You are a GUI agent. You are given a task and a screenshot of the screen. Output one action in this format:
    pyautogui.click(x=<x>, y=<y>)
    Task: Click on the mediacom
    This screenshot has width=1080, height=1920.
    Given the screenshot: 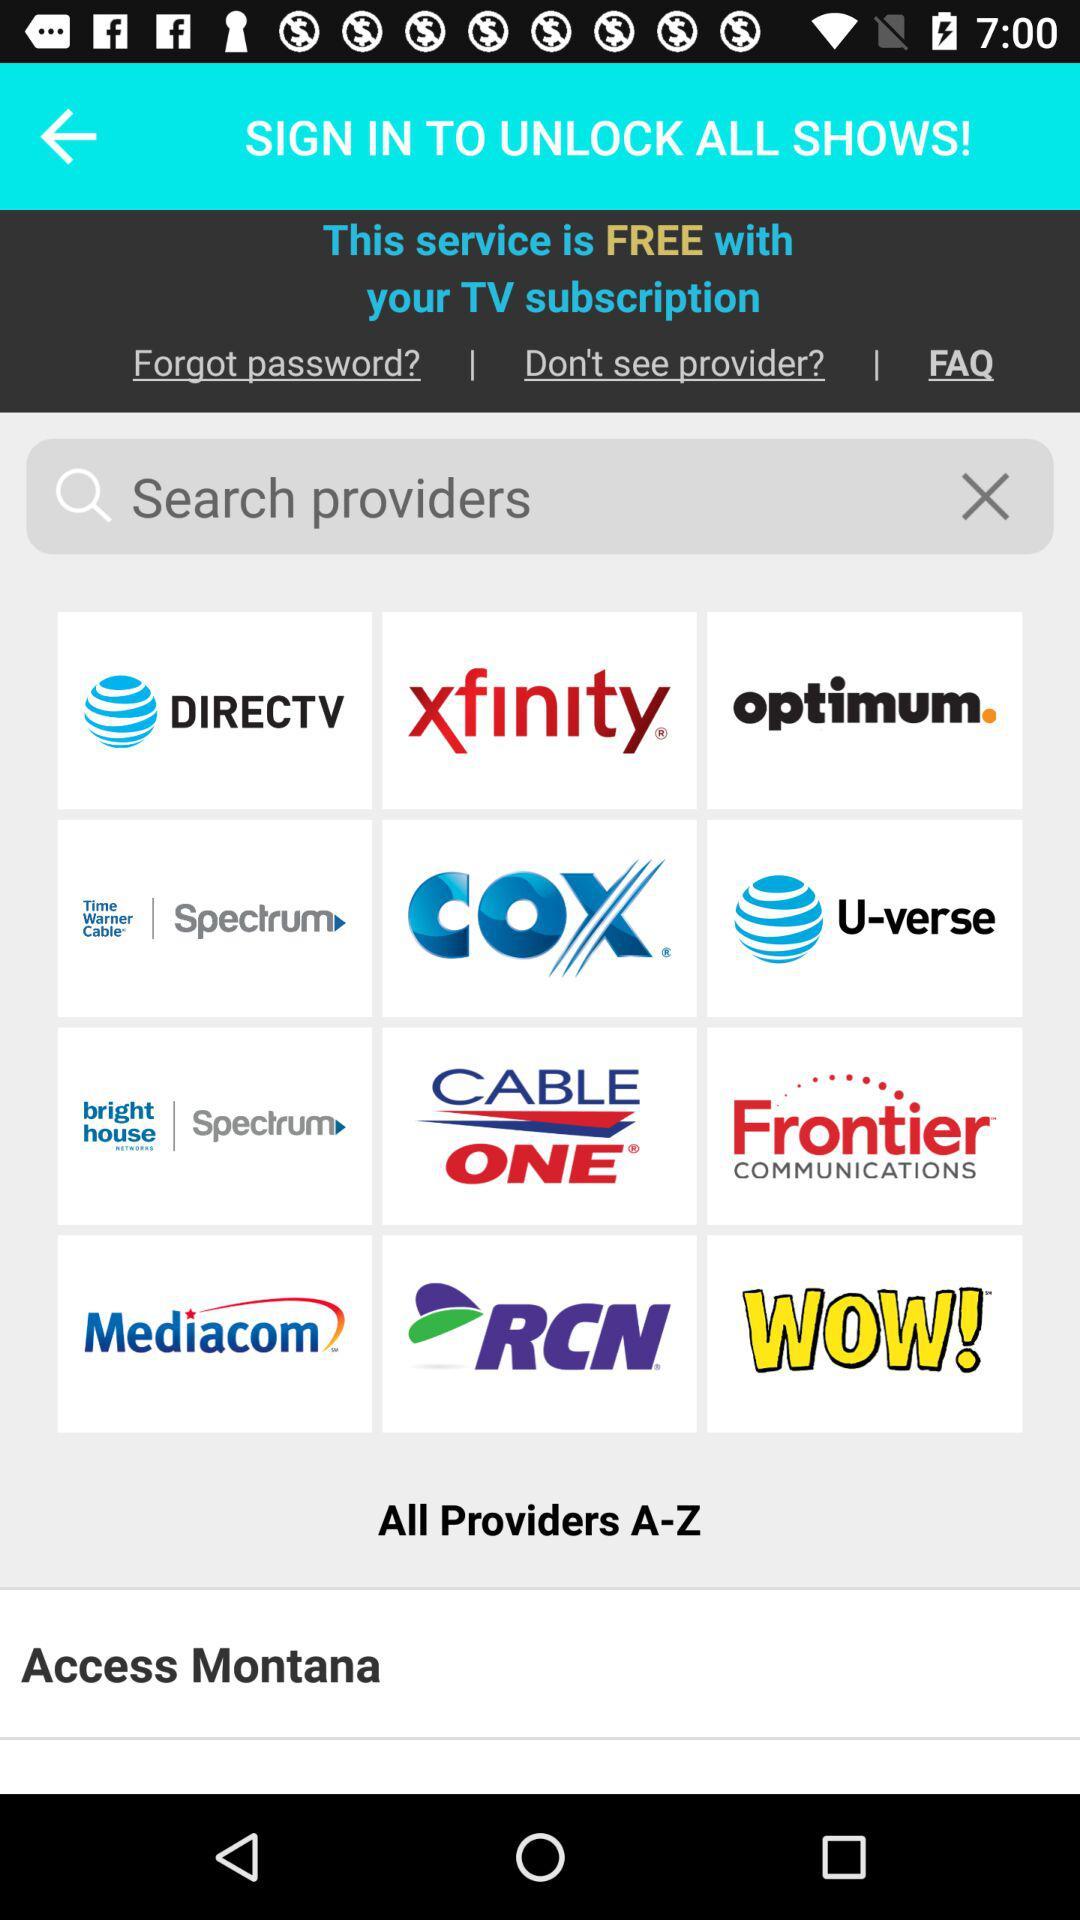 What is the action you would take?
    pyautogui.click(x=214, y=1333)
    